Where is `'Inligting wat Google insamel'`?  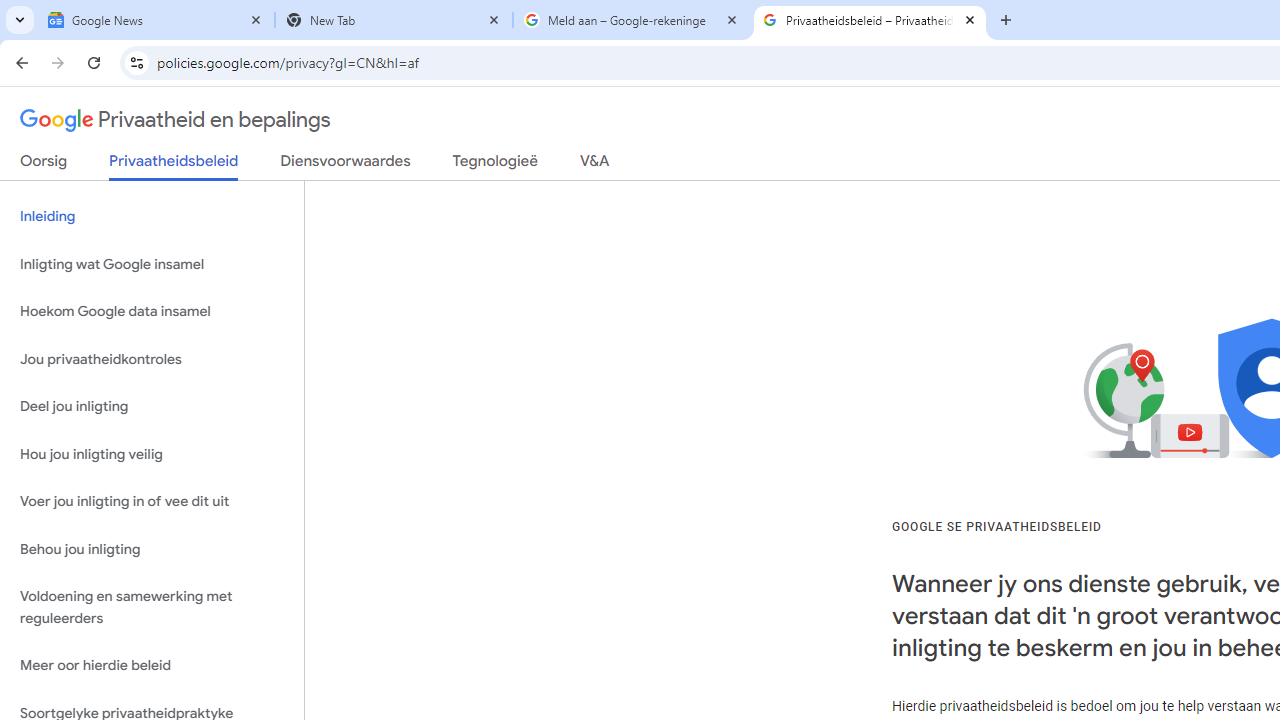 'Inligting wat Google insamel' is located at coordinates (151, 263).